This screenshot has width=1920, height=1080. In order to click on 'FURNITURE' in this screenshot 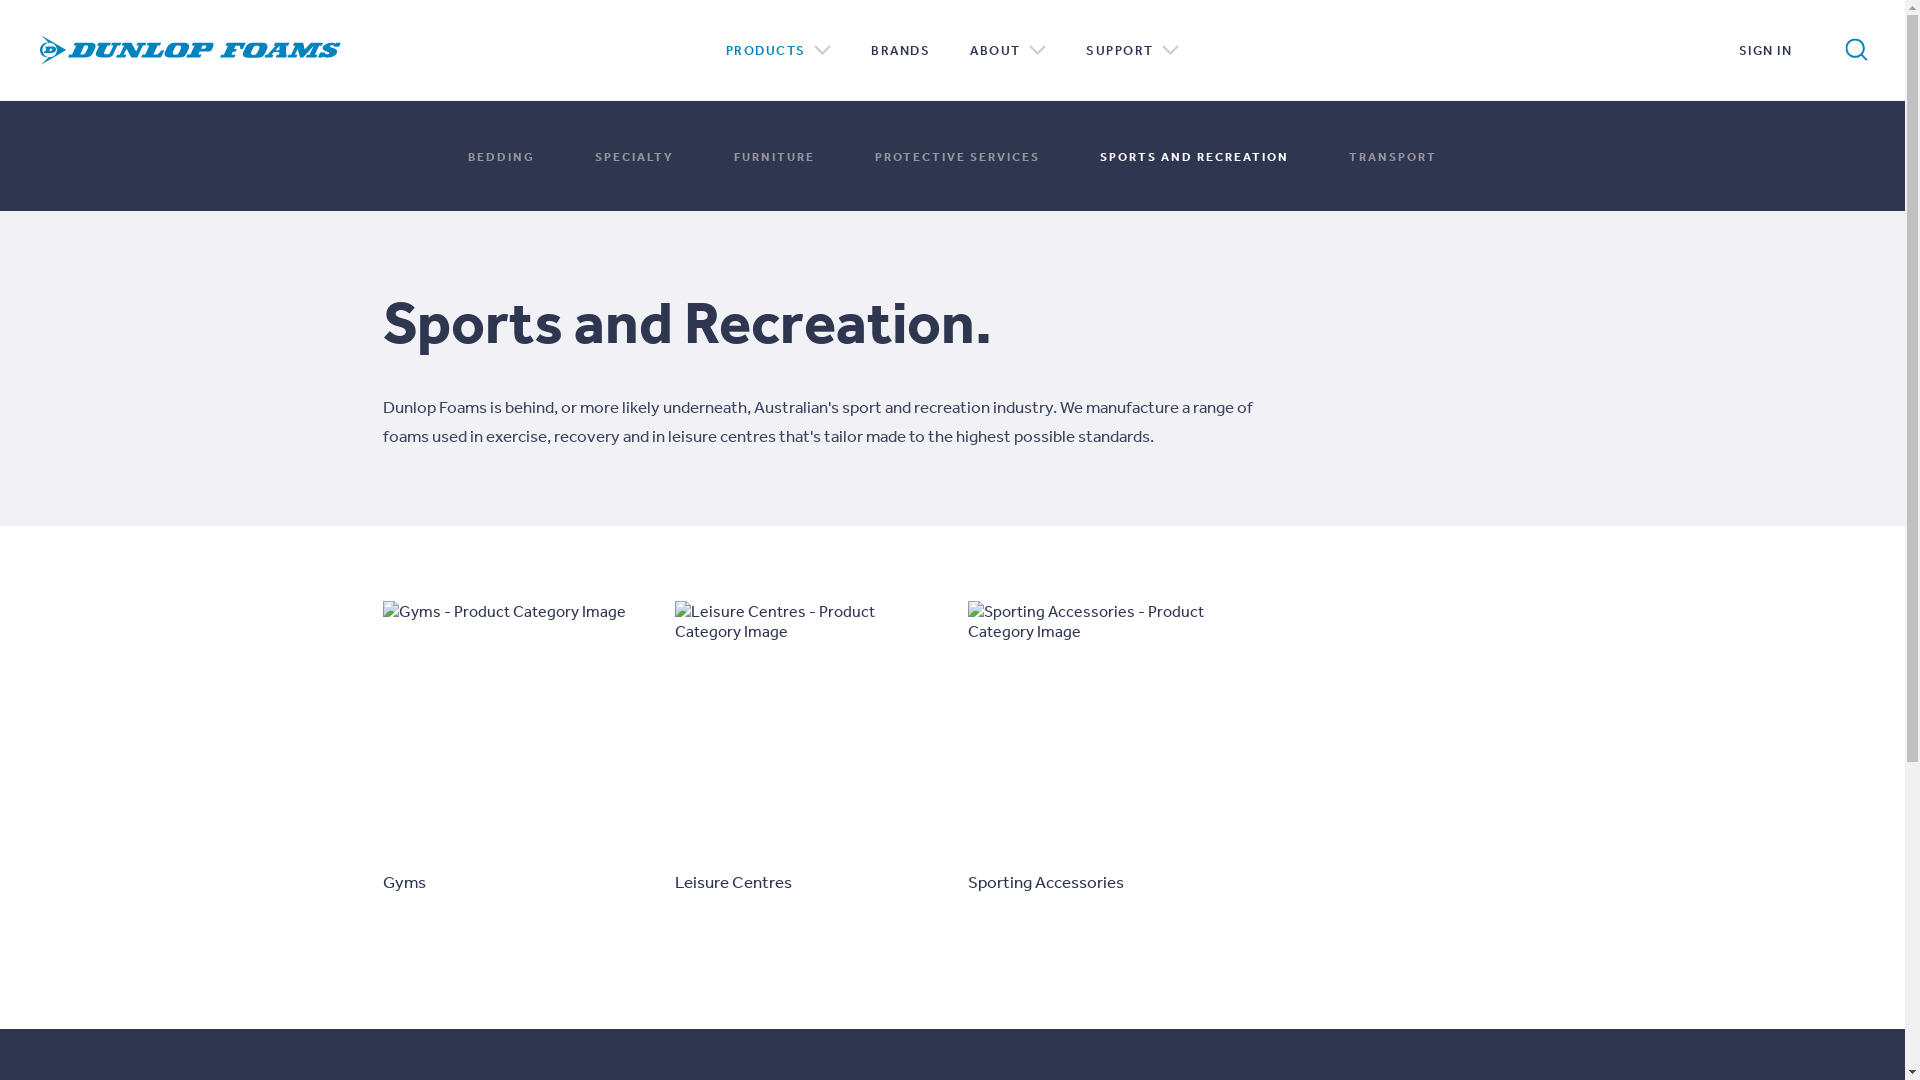, I will do `click(773, 154)`.